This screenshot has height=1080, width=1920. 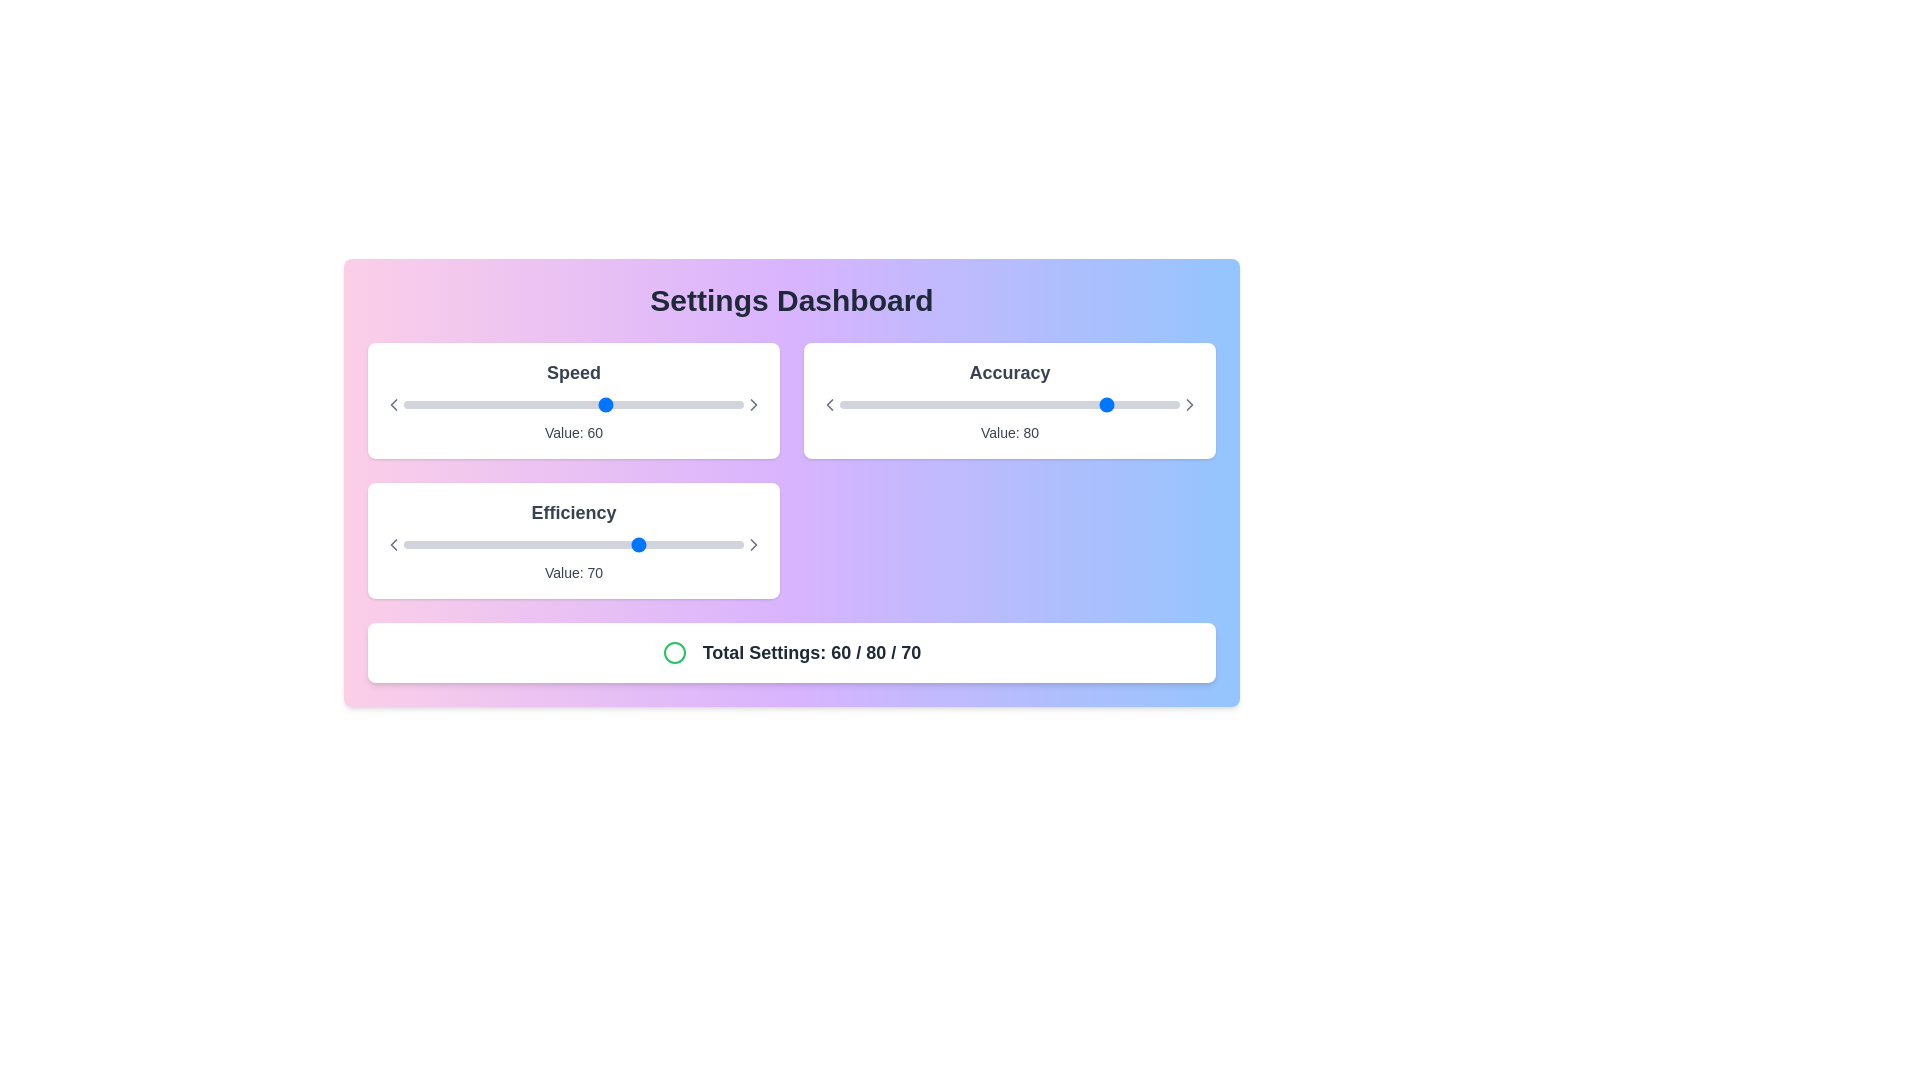 What do you see at coordinates (1176, 405) in the screenshot?
I see `the accuracy slider` at bounding box center [1176, 405].